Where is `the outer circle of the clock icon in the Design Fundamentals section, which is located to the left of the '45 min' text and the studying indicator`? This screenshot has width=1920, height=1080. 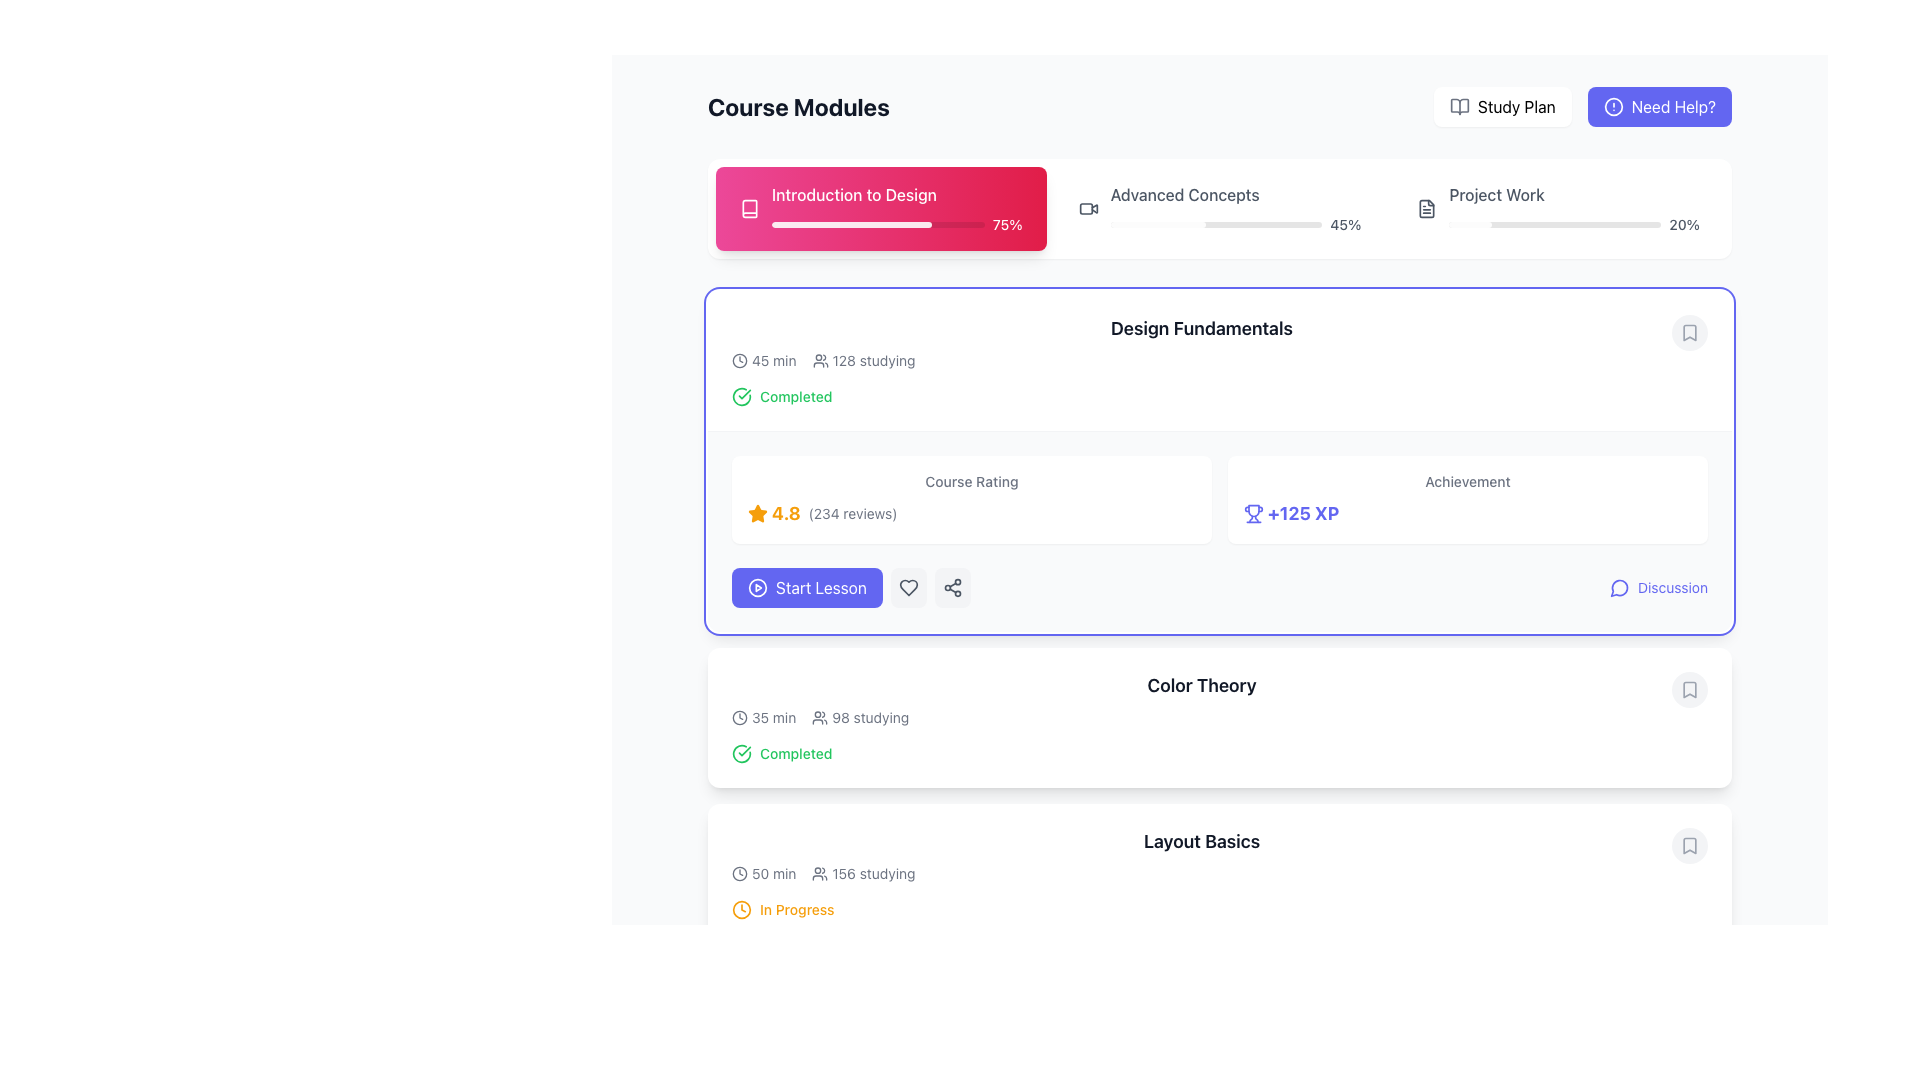 the outer circle of the clock icon in the Design Fundamentals section, which is located to the left of the '45 min' text and the studying indicator is located at coordinates (738, 361).